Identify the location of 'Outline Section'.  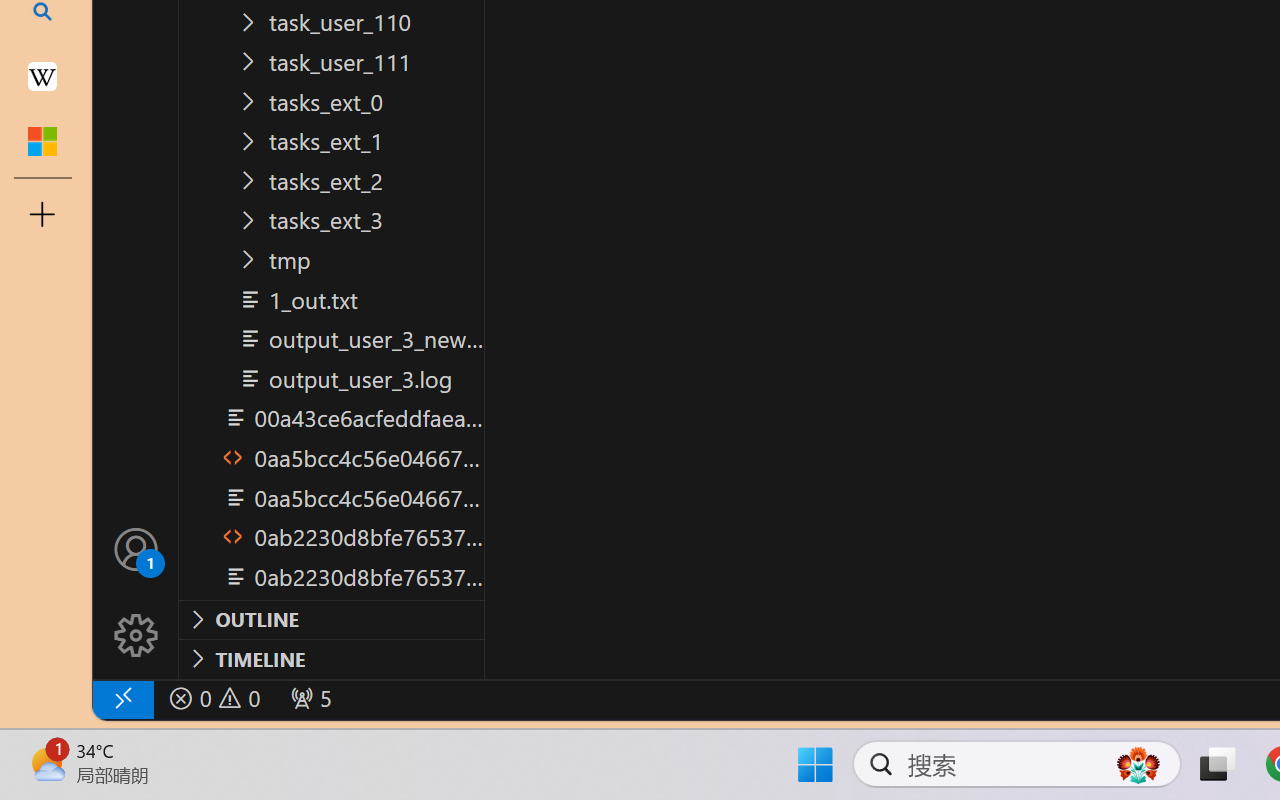
(331, 619).